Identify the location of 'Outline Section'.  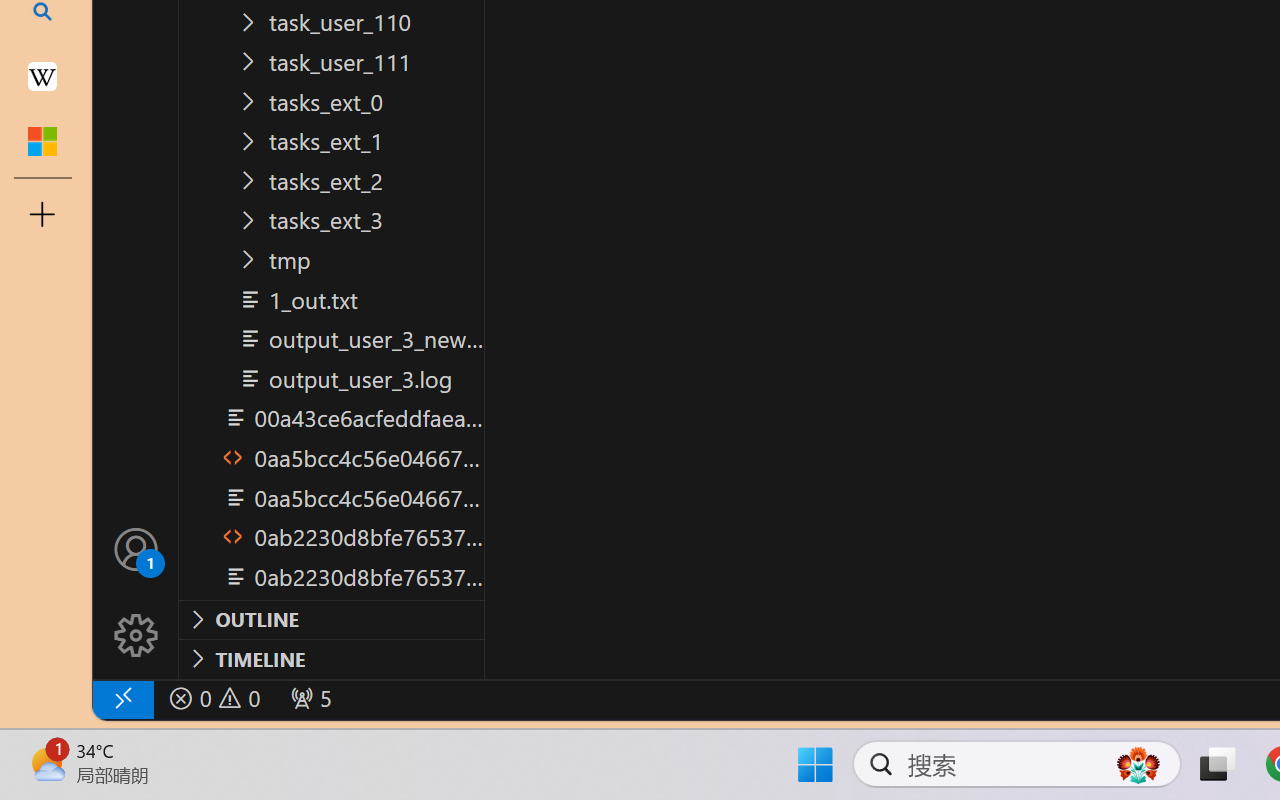
(331, 619).